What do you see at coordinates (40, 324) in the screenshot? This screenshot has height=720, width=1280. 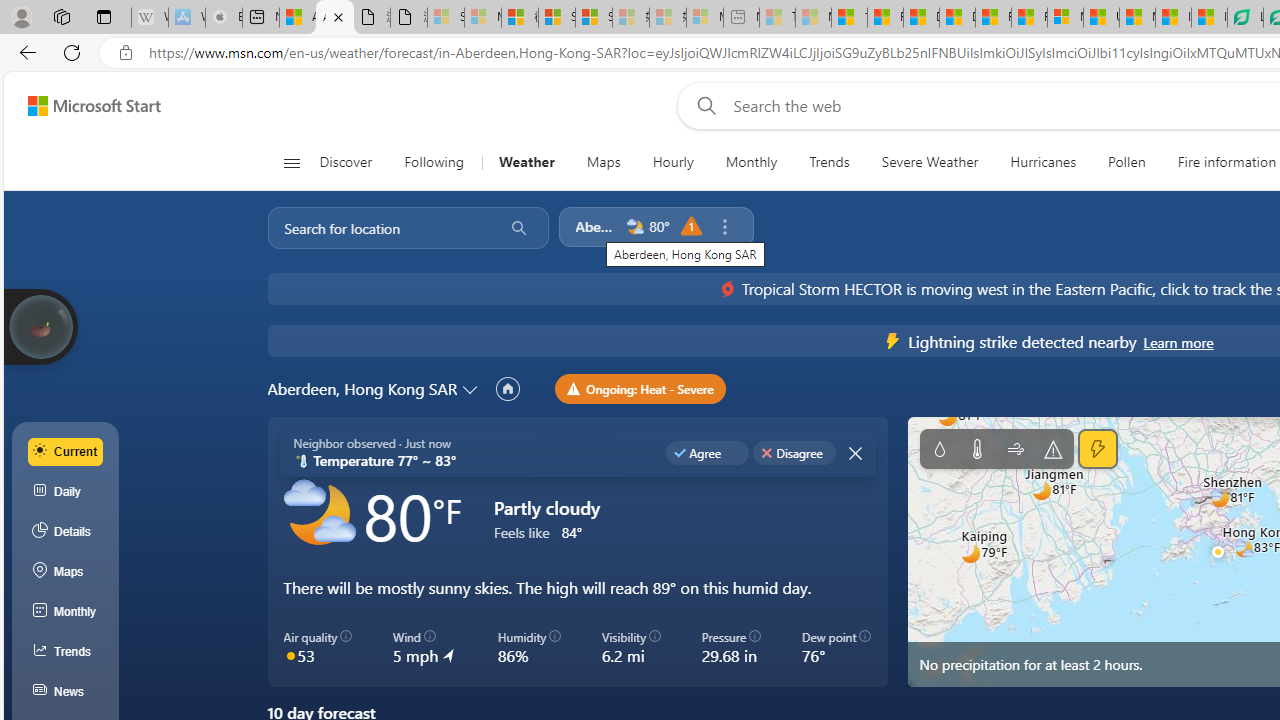 I see `'Join us in planting real trees to help our planet!'` at bounding box center [40, 324].